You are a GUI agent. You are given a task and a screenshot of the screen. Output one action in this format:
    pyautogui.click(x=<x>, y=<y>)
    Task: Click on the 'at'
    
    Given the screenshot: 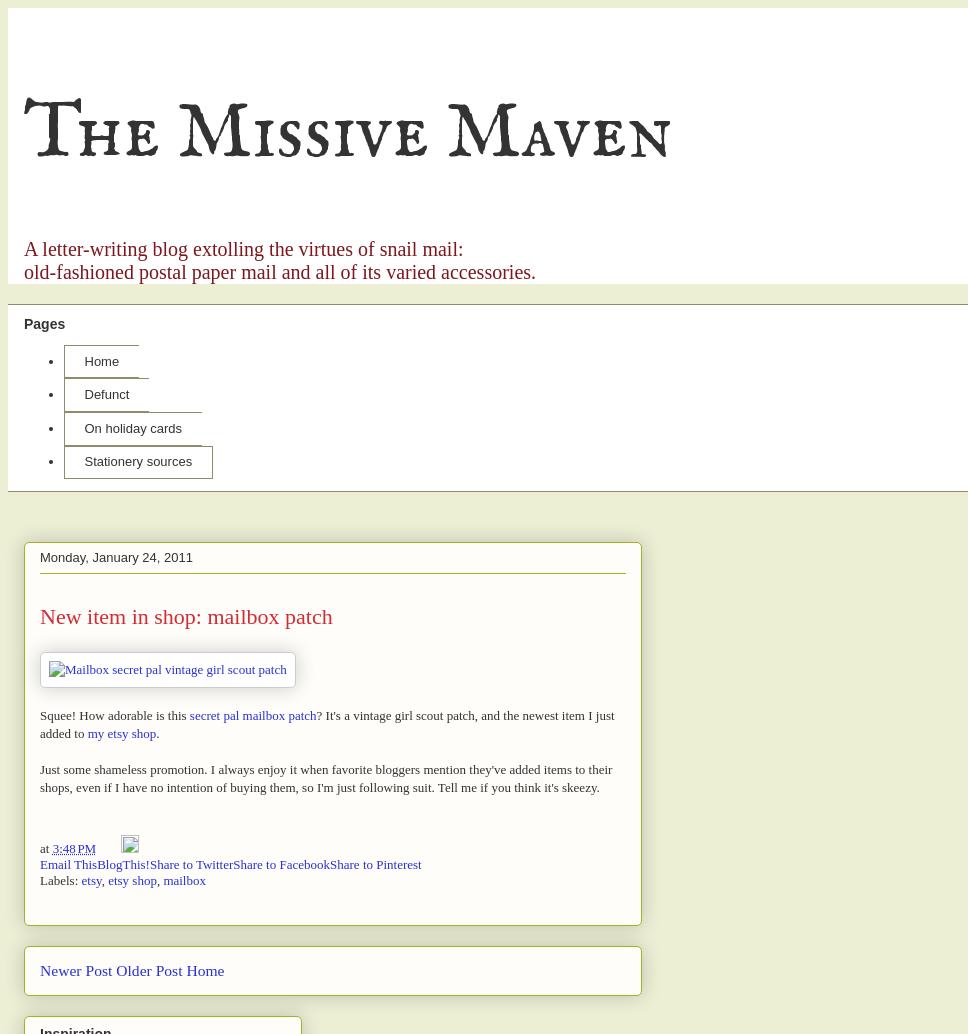 What is the action you would take?
    pyautogui.click(x=44, y=847)
    